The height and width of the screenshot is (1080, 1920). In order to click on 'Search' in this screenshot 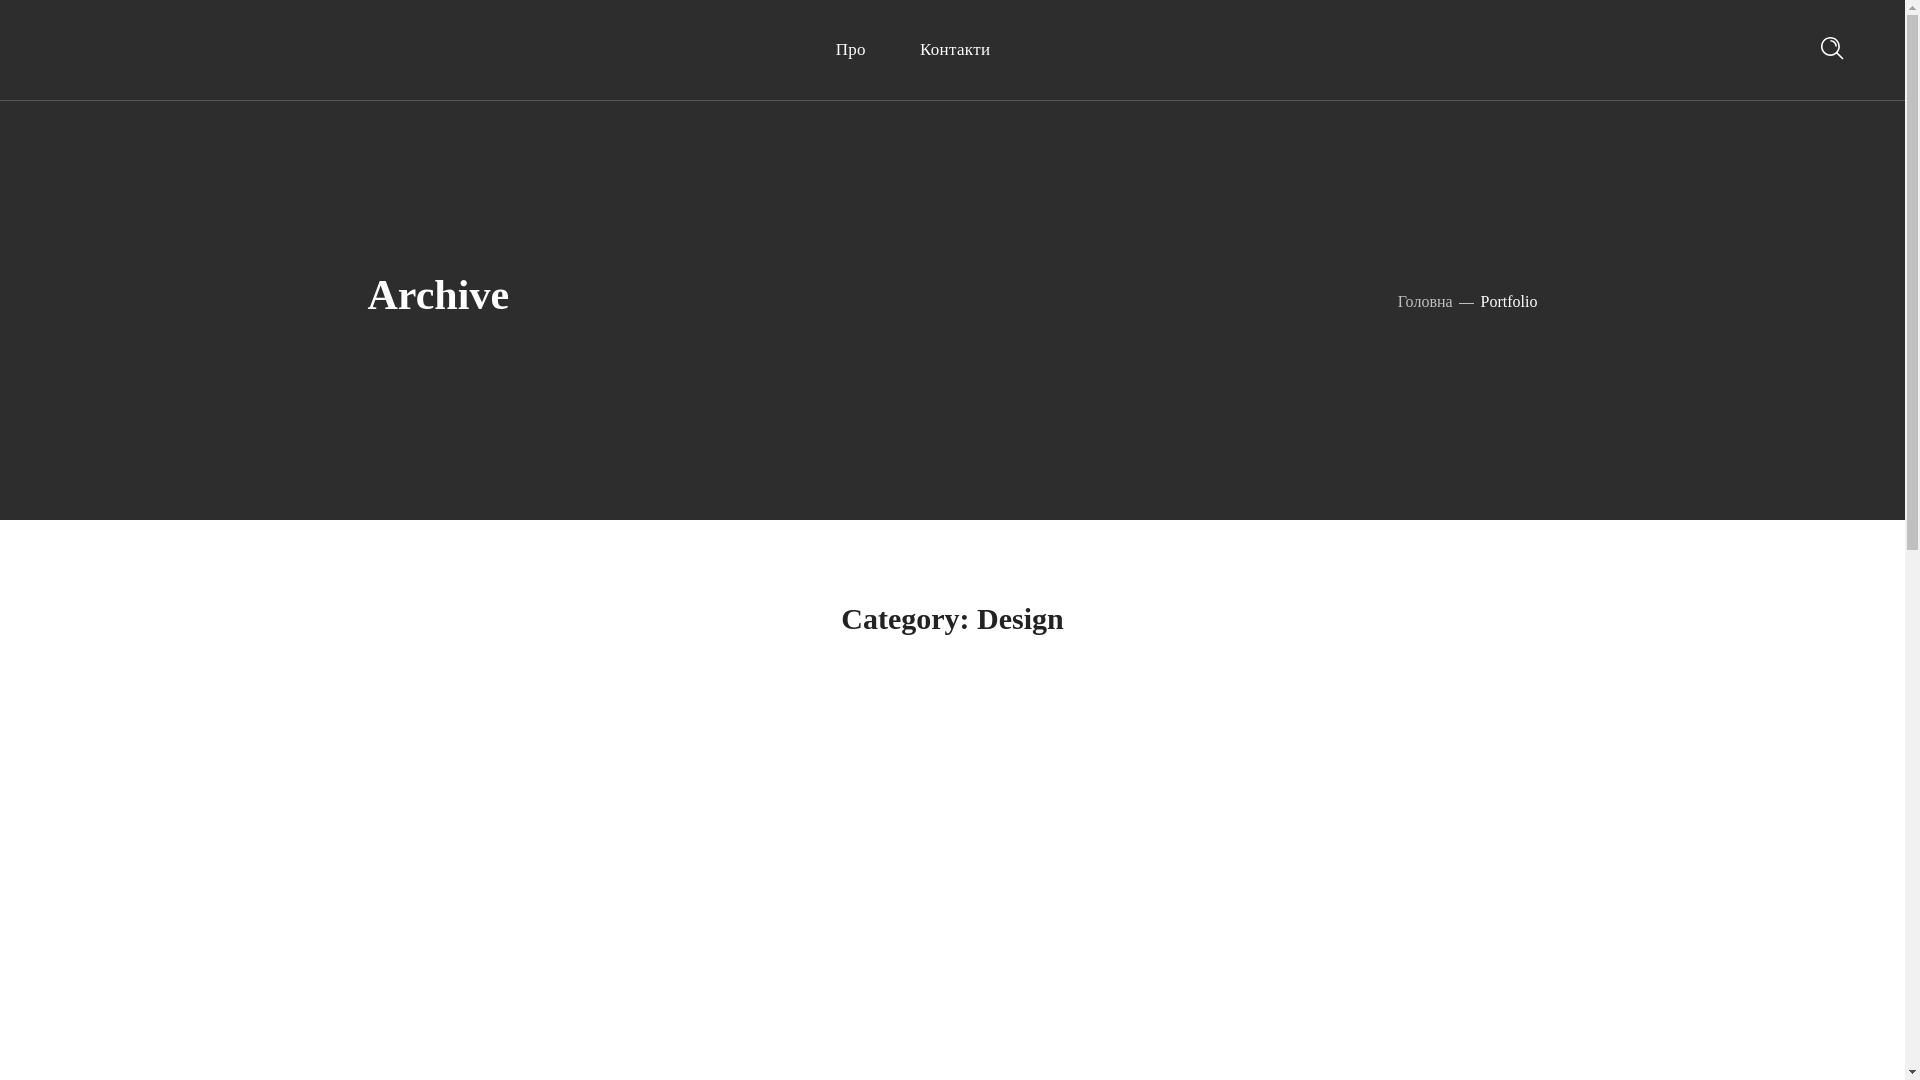, I will do `click(1772, 56)`.